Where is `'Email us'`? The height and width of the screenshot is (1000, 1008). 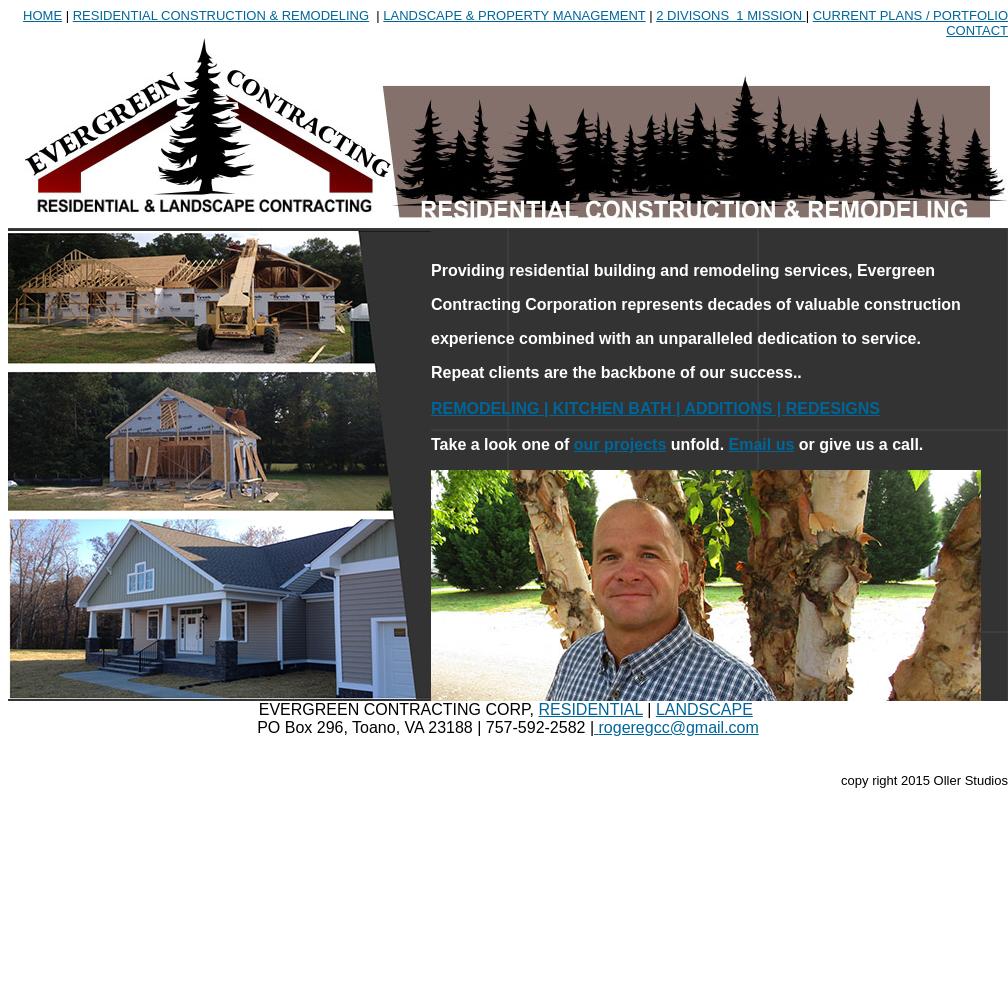 'Email us' is located at coordinates (761, 443).